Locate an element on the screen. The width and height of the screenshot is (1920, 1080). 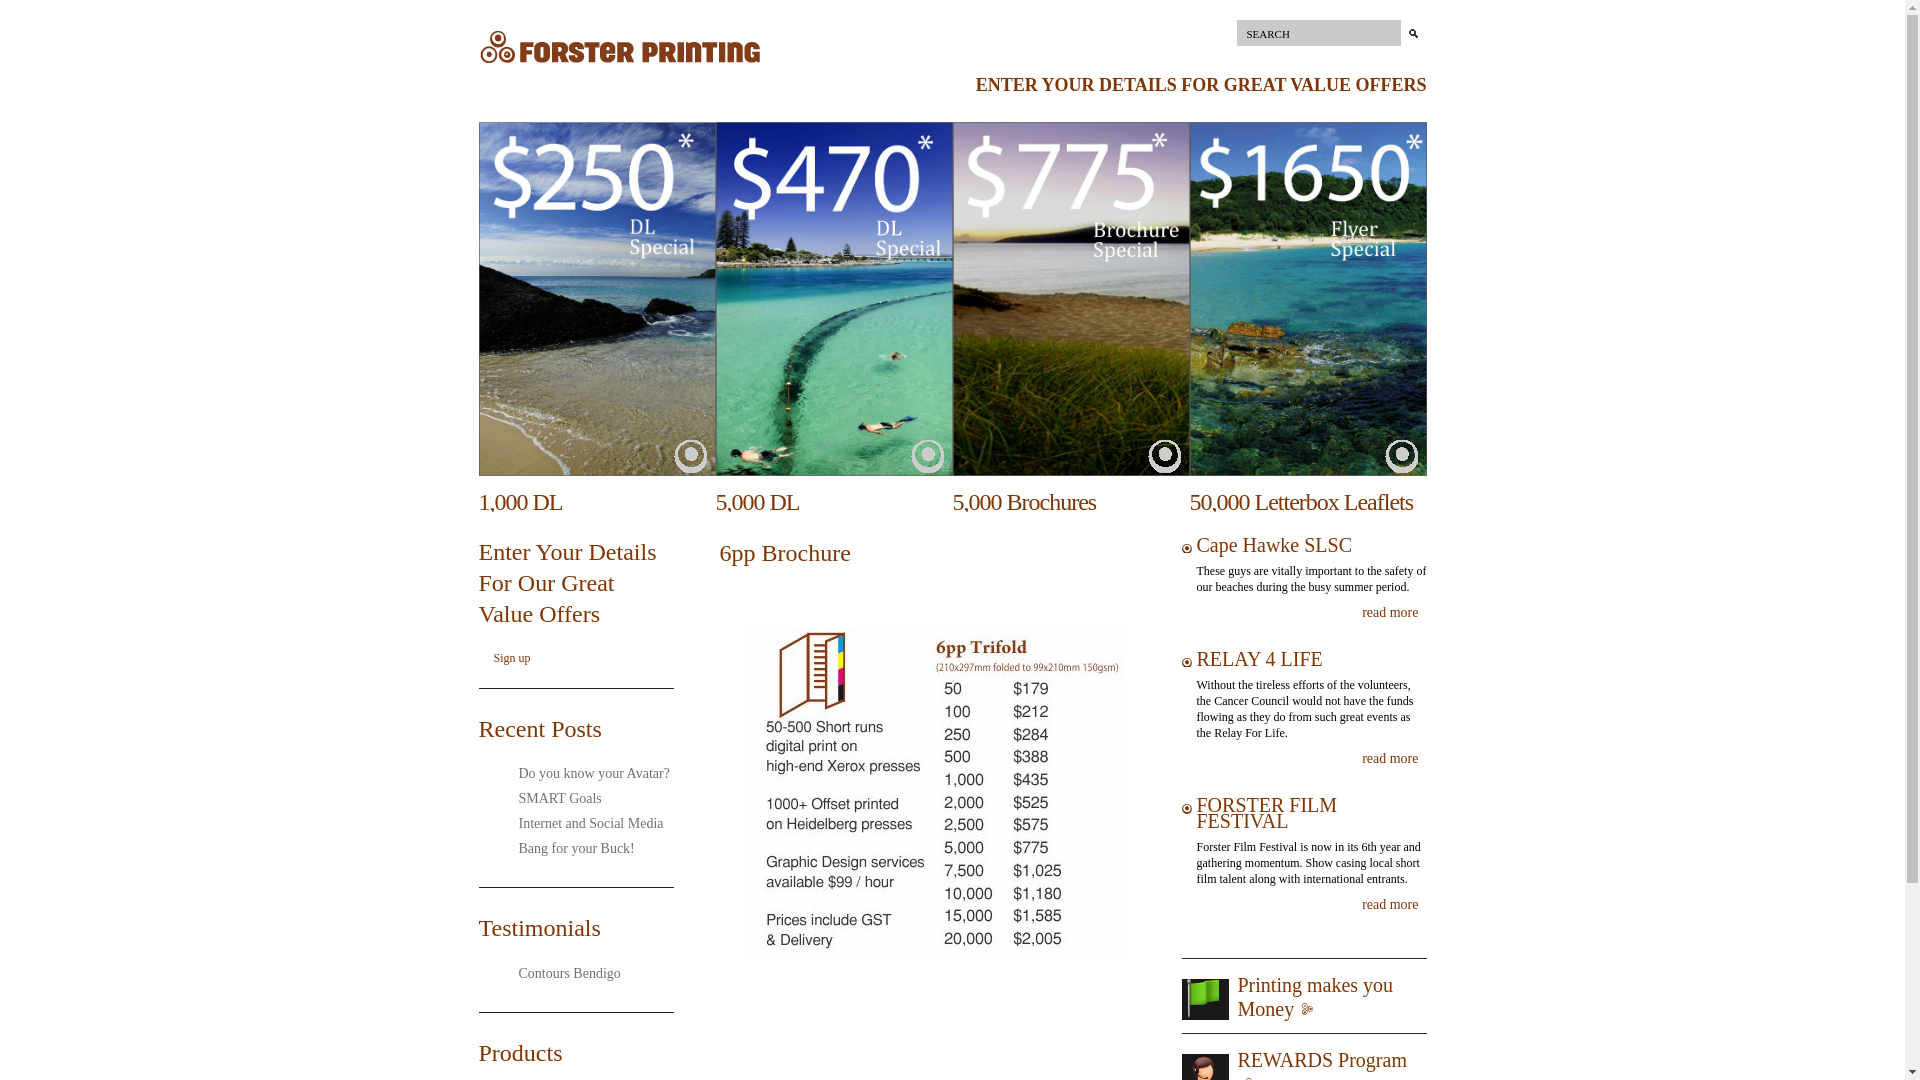
'SMART Goals' is located at coordinates (552, 797).